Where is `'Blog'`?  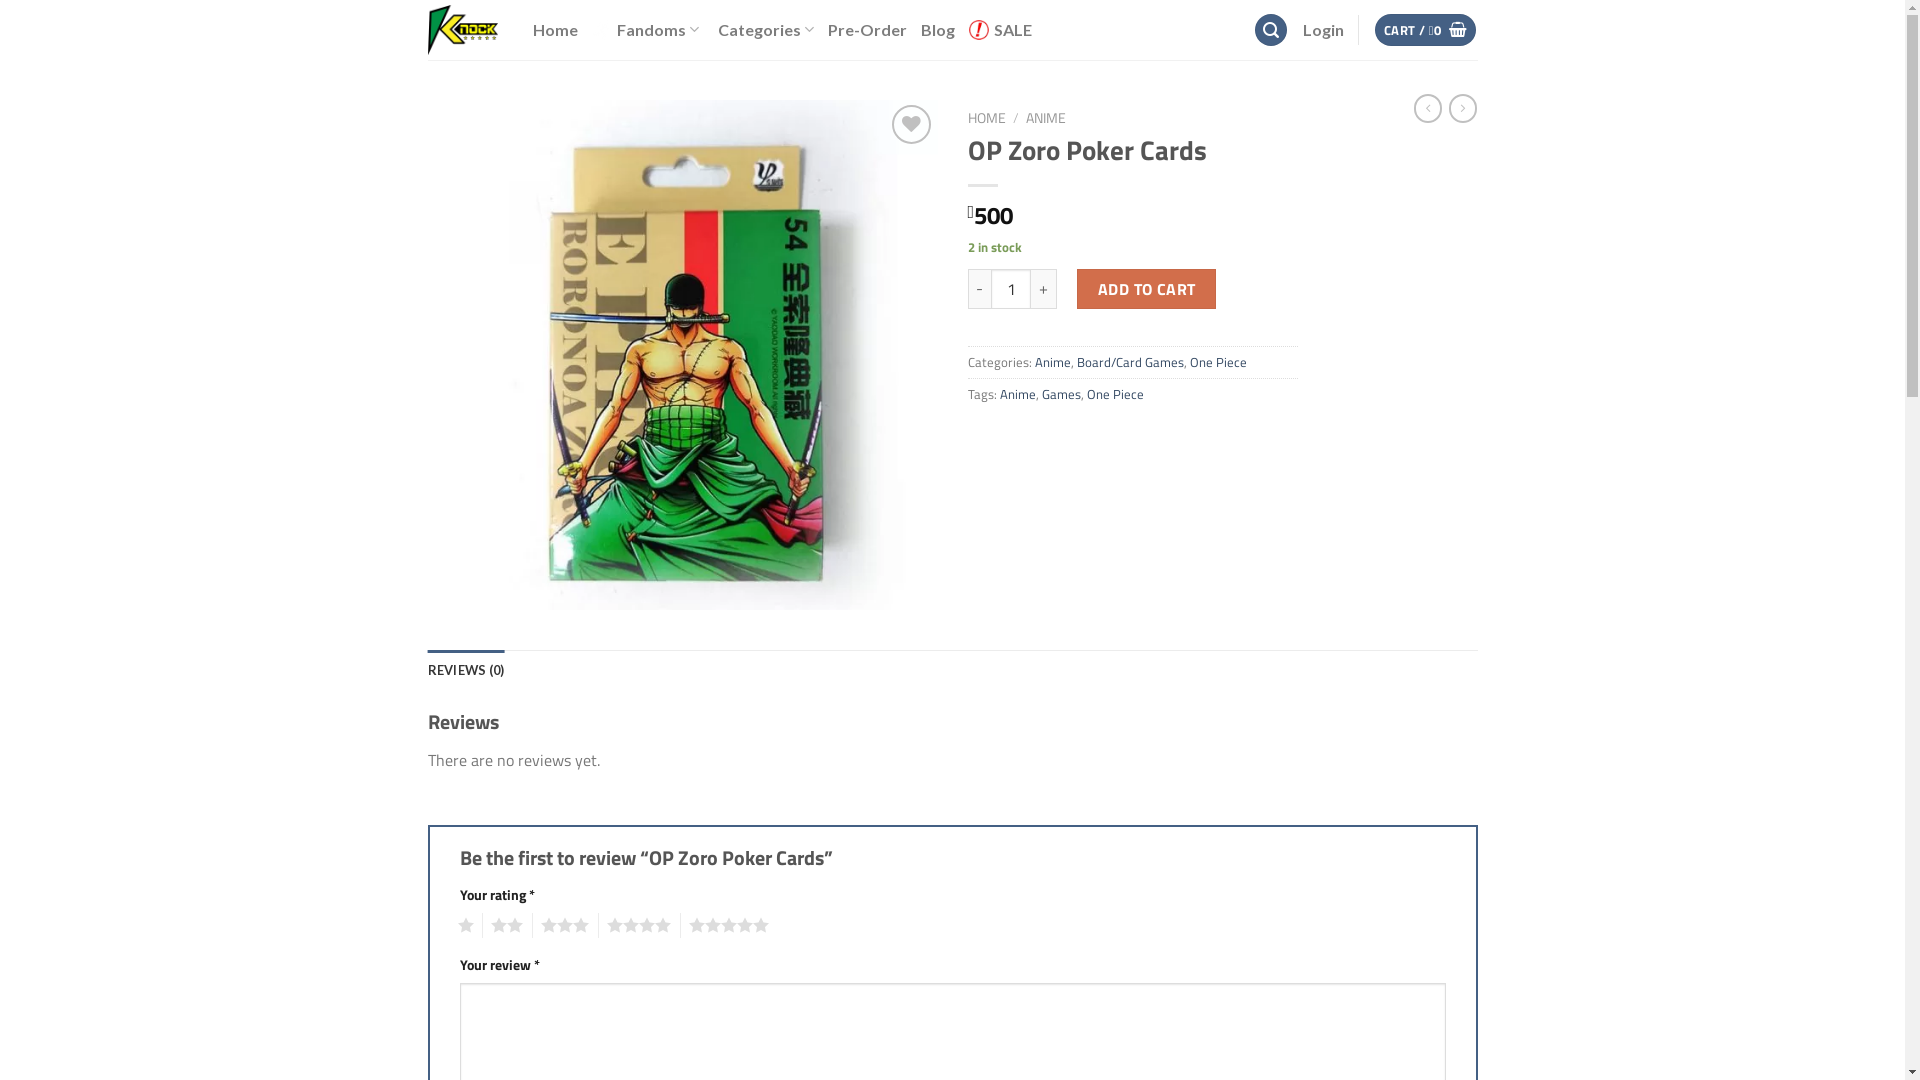 'Blog' is located at coordinates (936, 30).